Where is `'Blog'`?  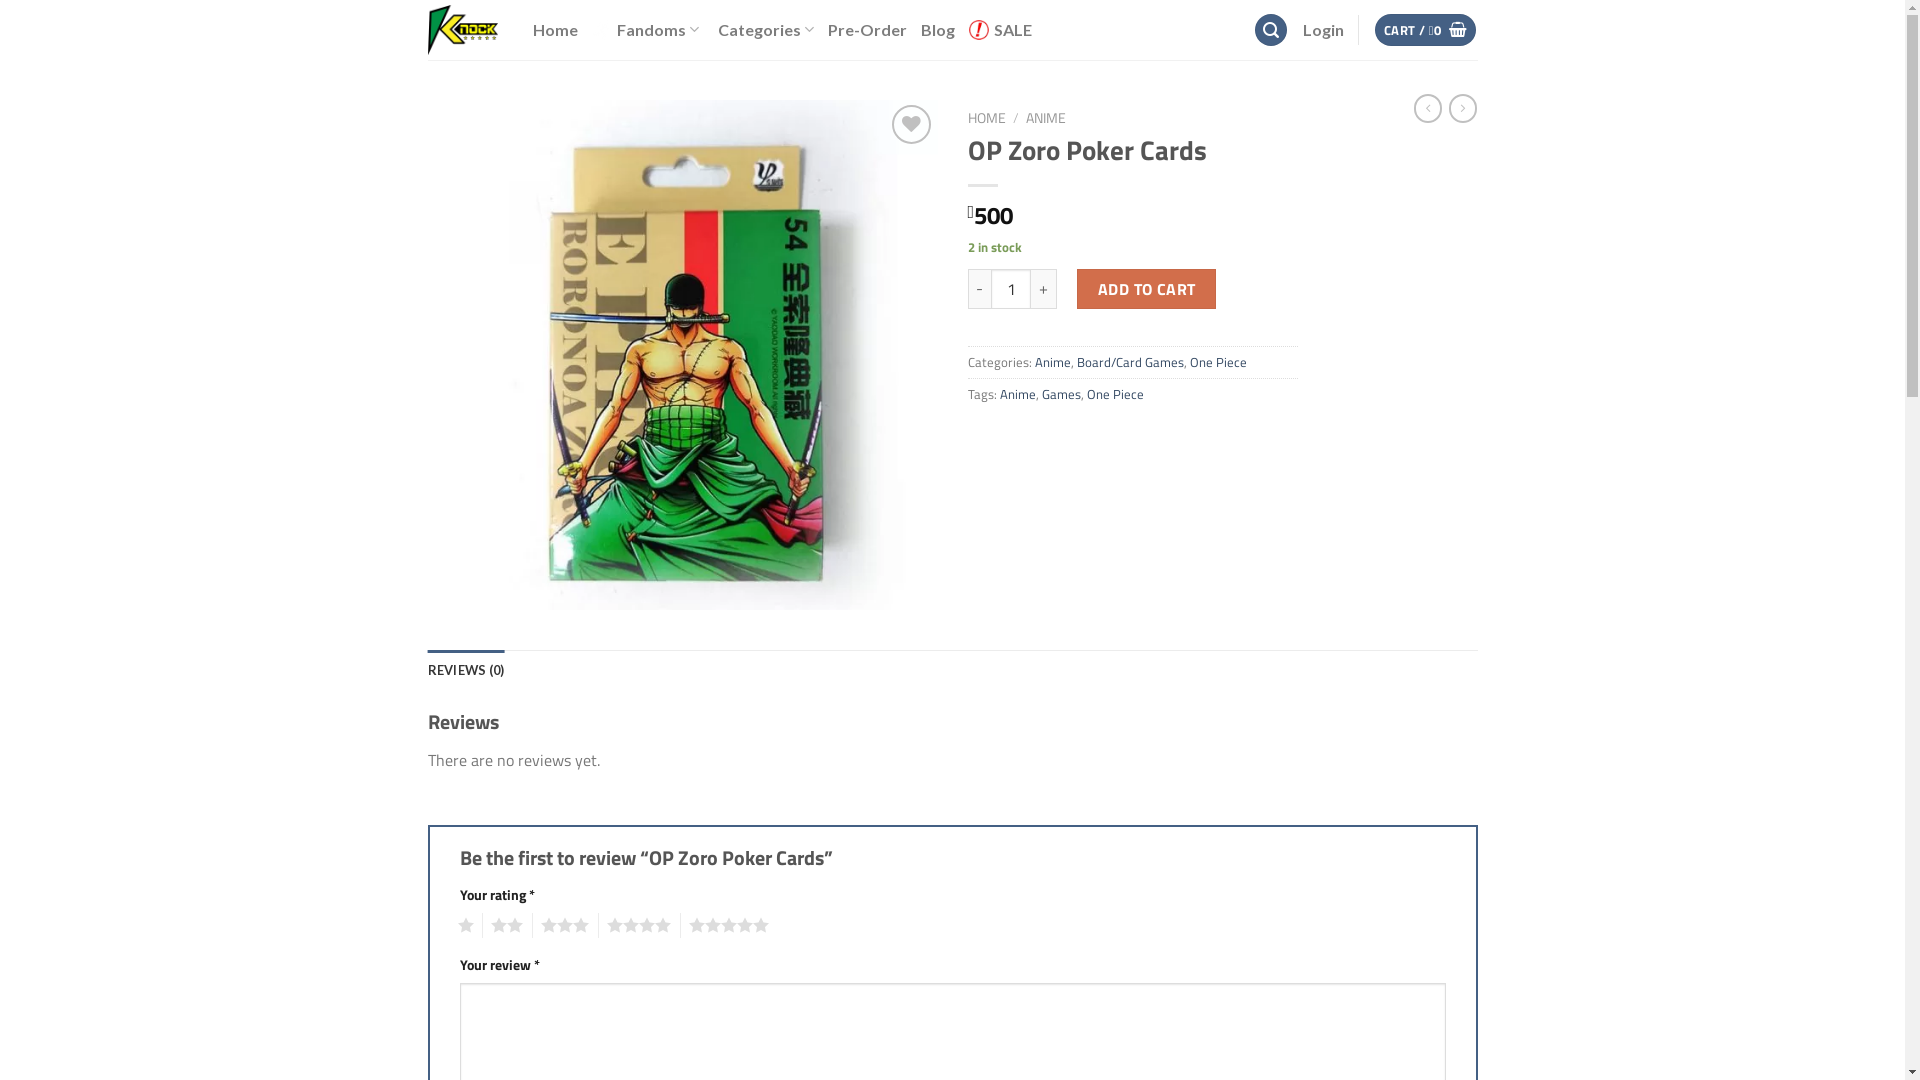 'Blog' is located at coordinates (936, 30).